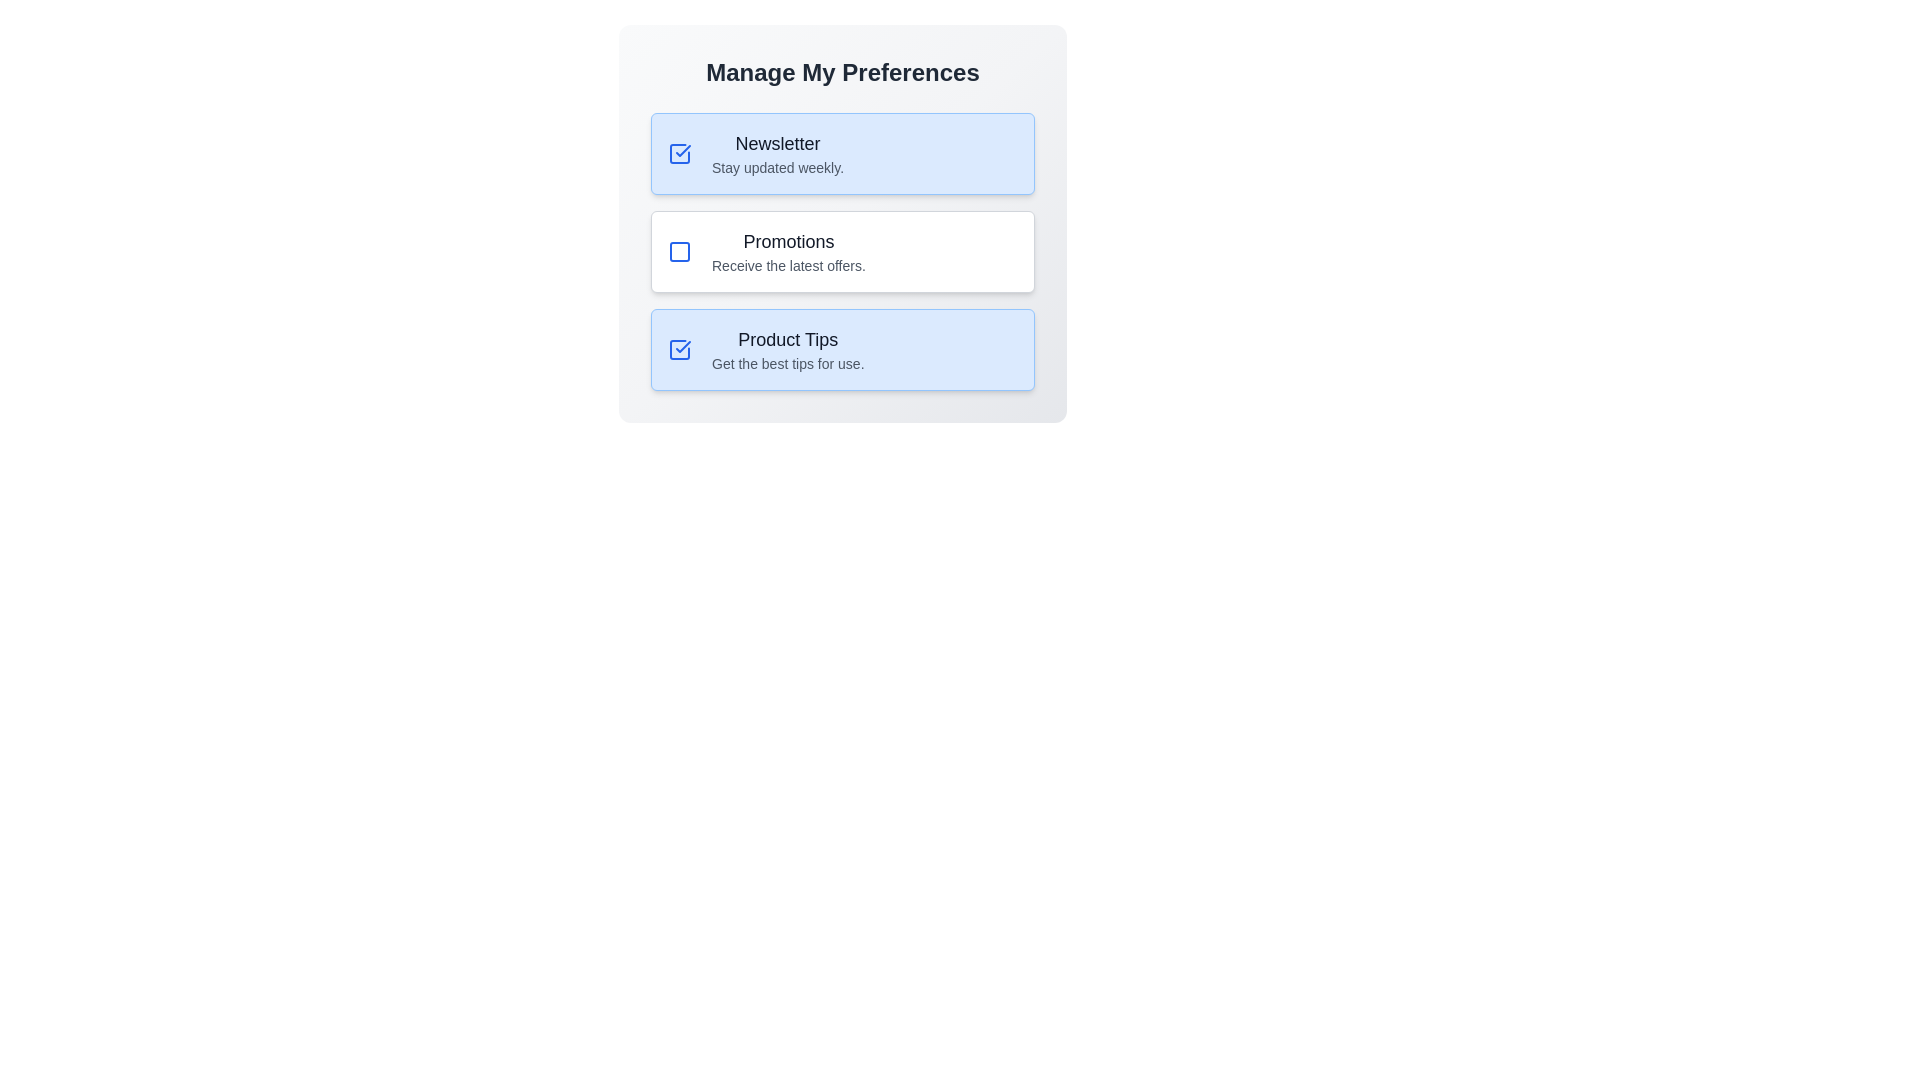 The image size is (1920, 1080). I want to click on the 'Promotions' checkbox element located in the 'Manage My Preferences' section of the settings, which is styled with a blue outlined checkbox and descriptive text, so click(843, 250).